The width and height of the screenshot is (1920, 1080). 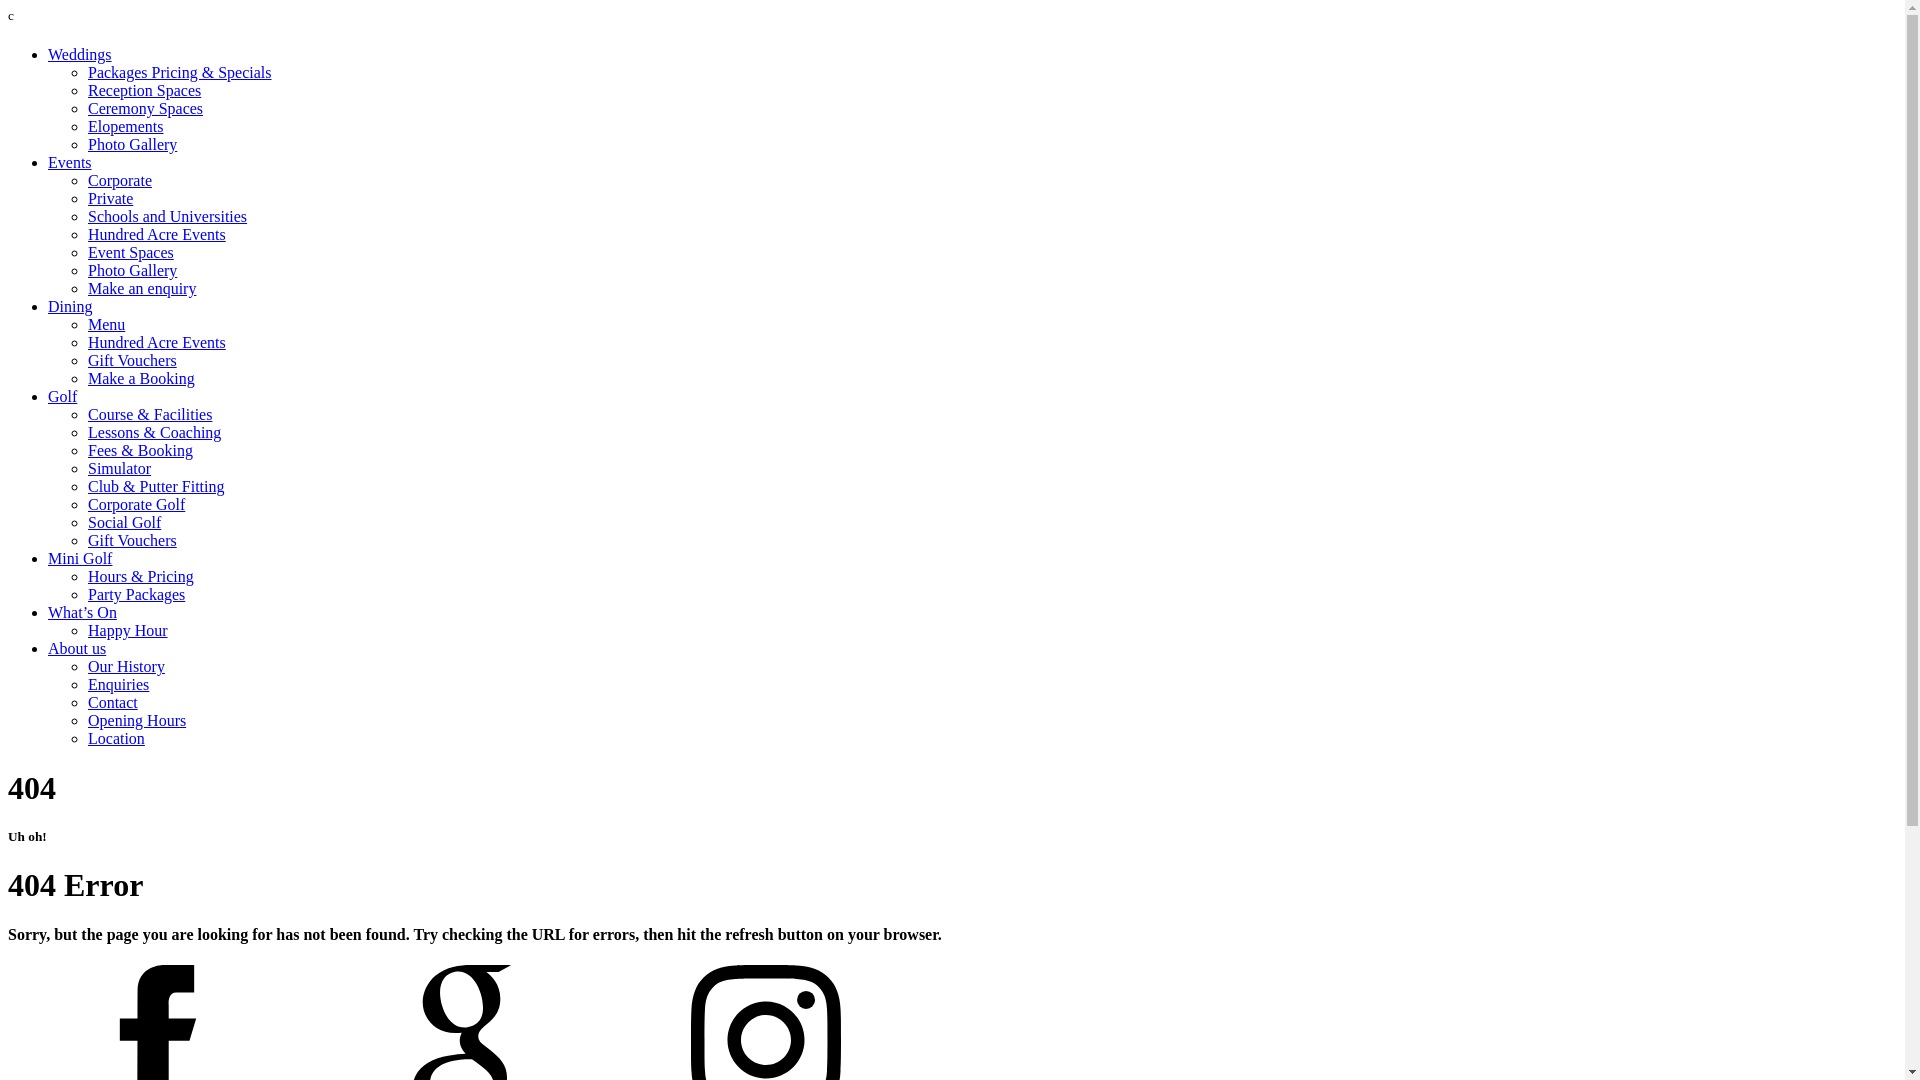 What do you see at coordinates (131, 270) in the screenshot?
I see `'Photo Gallery'` at bounding box center [131, 270].